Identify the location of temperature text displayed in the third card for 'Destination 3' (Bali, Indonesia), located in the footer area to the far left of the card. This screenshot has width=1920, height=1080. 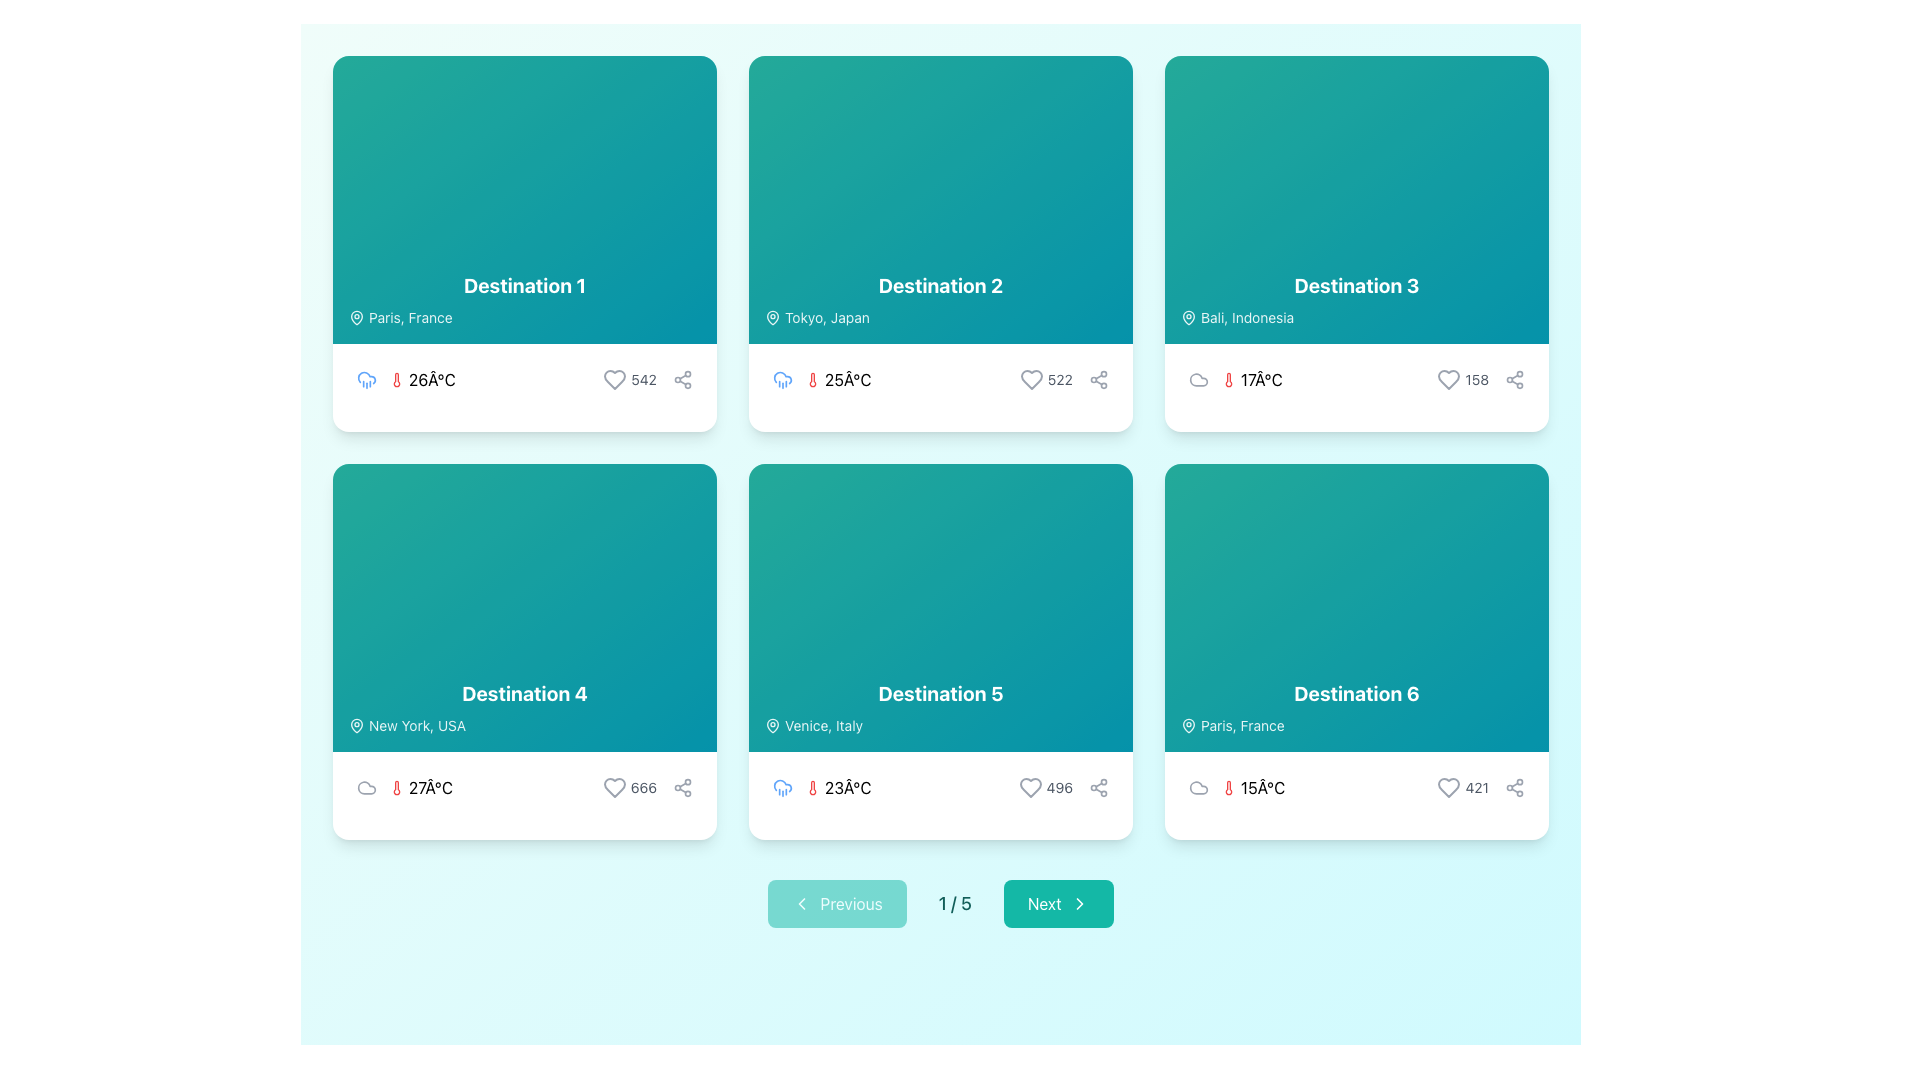
(1250, 380).